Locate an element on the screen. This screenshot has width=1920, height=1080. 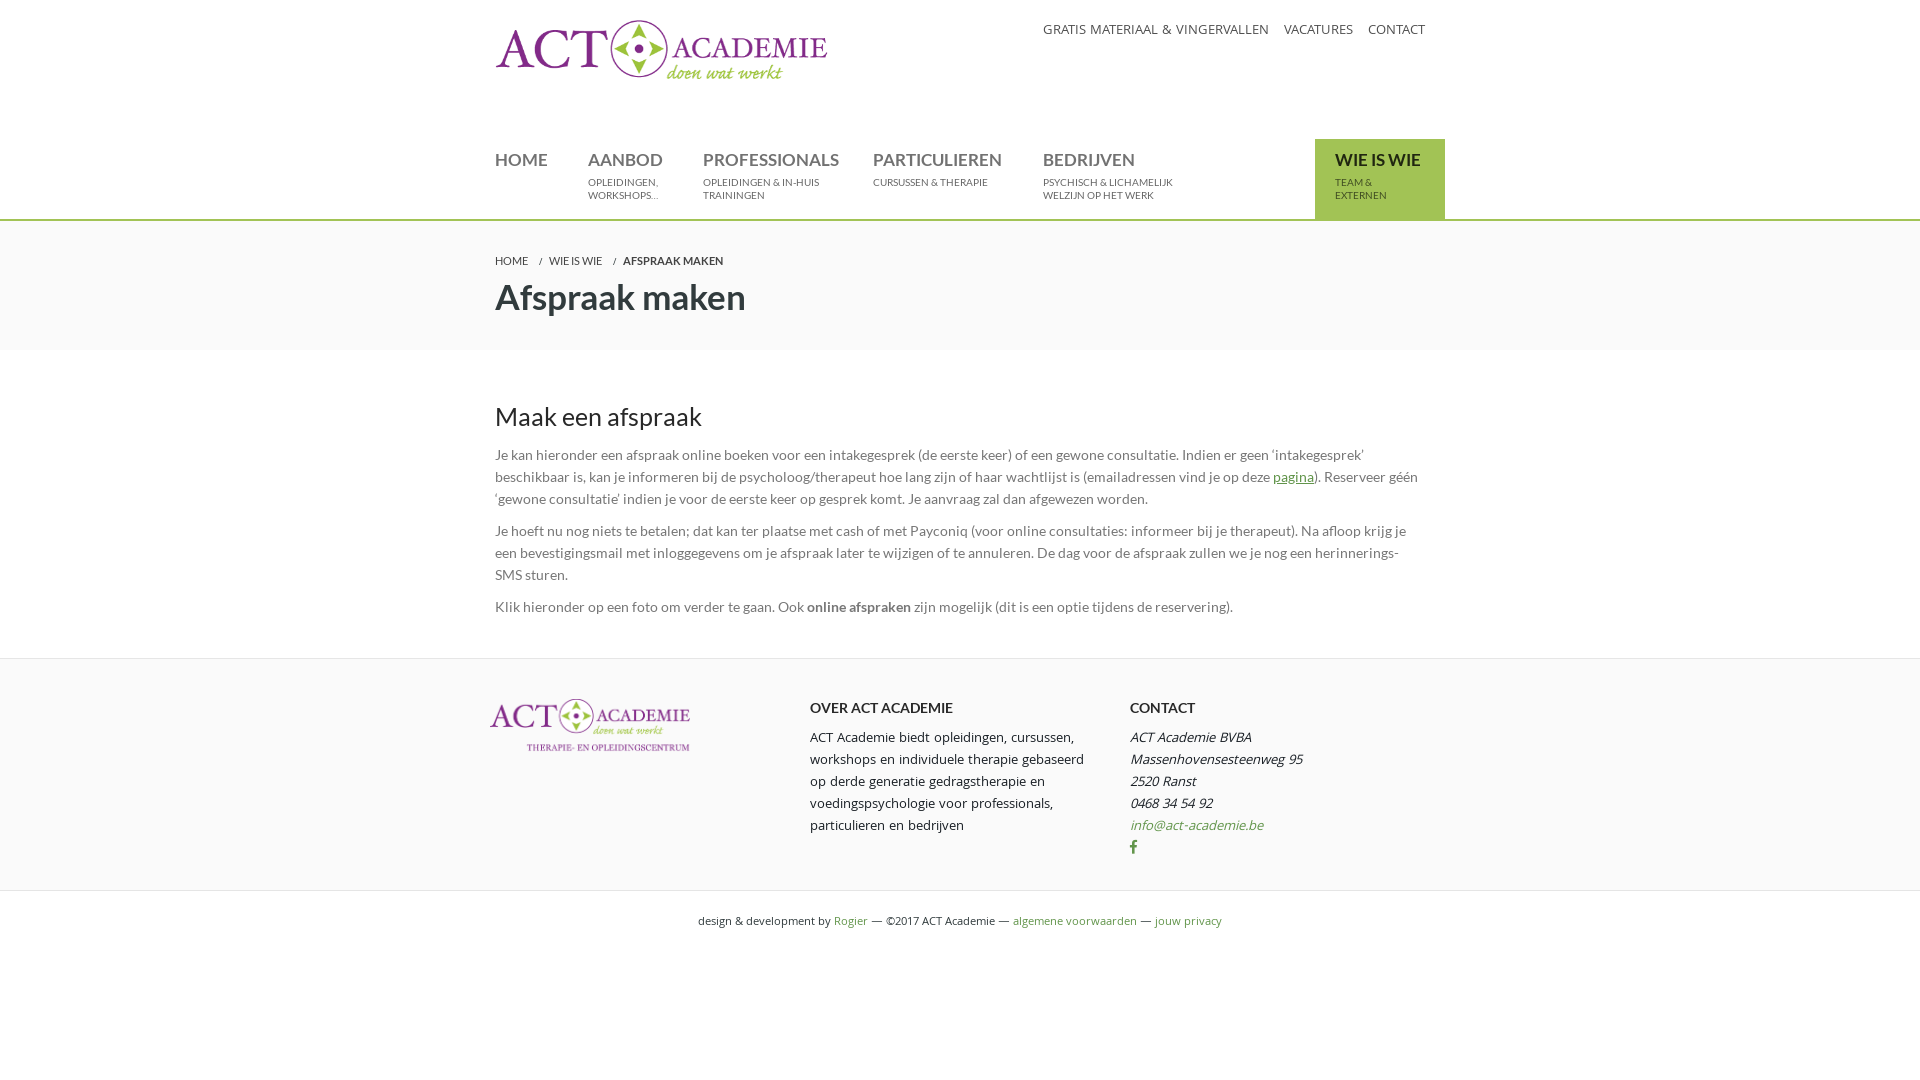
'GRATIS MATERIAAL & VINGERVALLEN' is located at coordinates (1156, 30).